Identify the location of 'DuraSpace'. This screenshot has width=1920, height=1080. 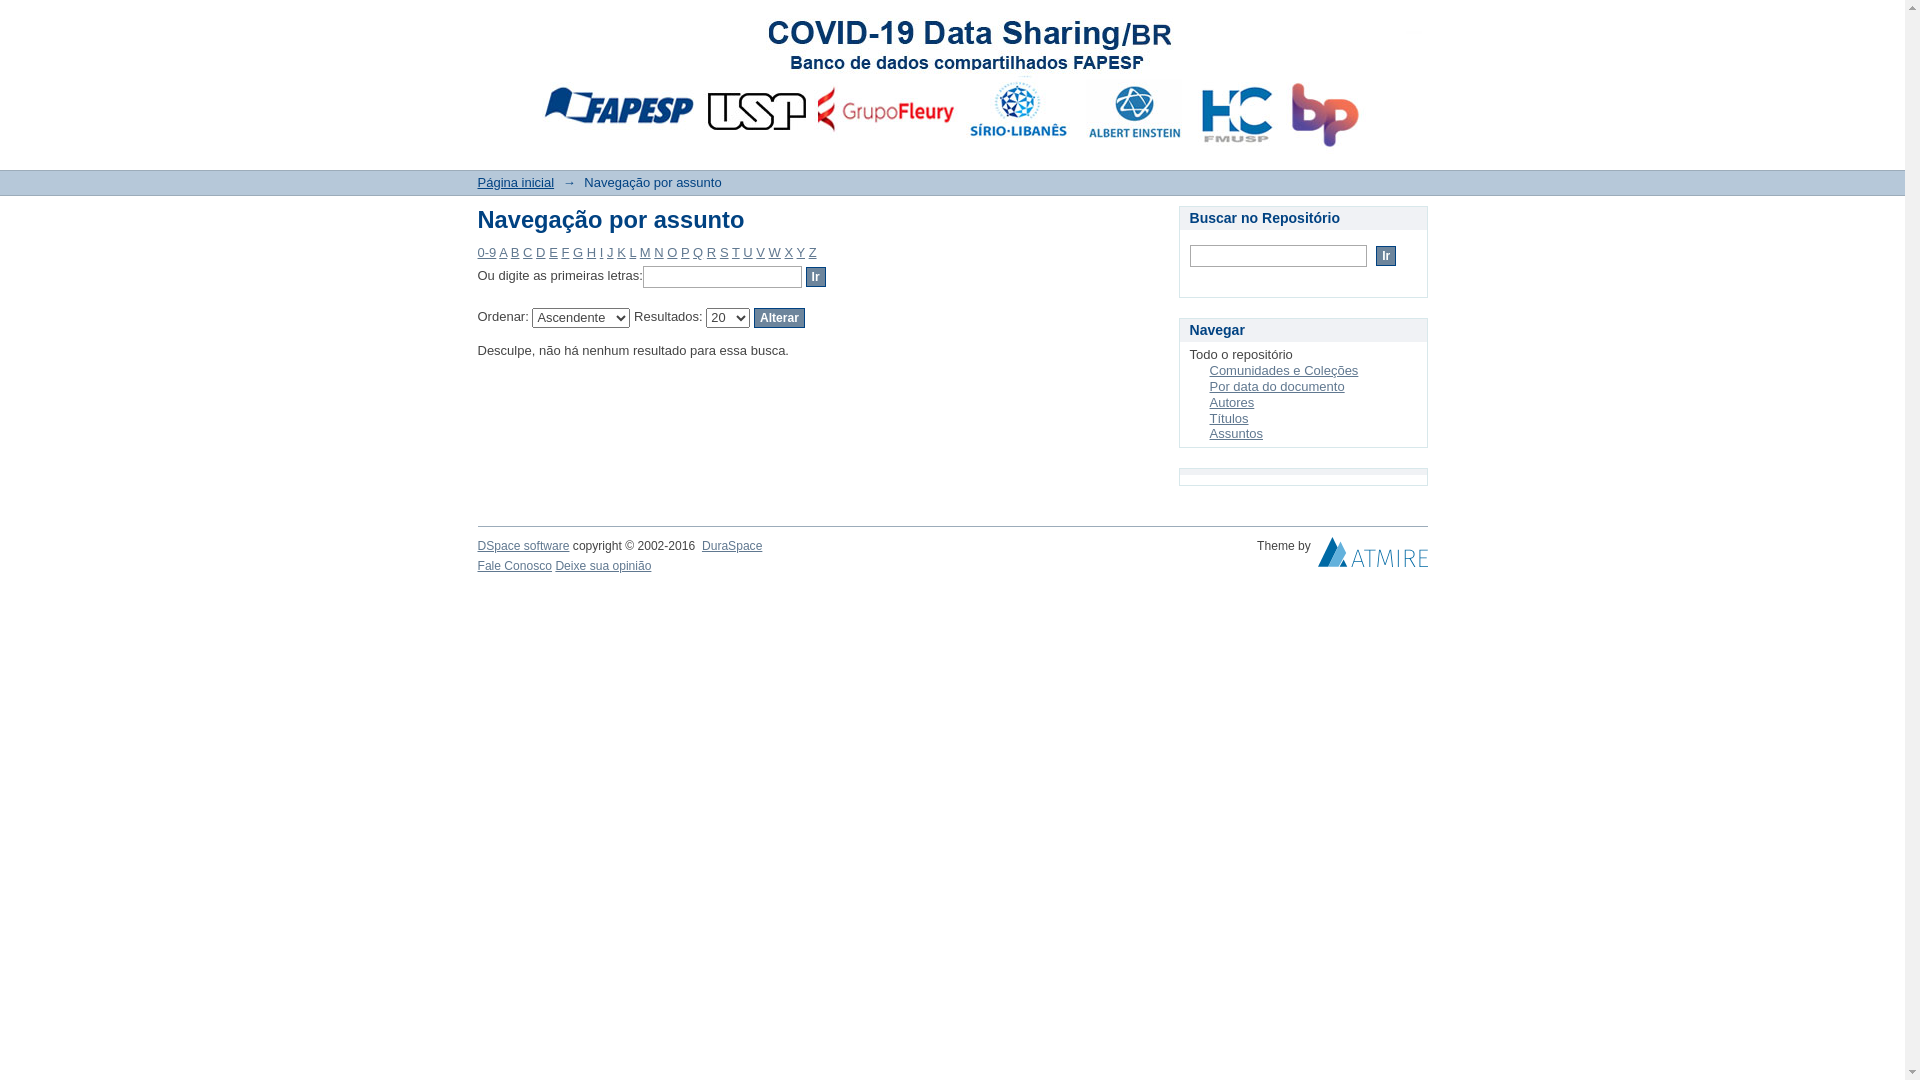
(730, 546).